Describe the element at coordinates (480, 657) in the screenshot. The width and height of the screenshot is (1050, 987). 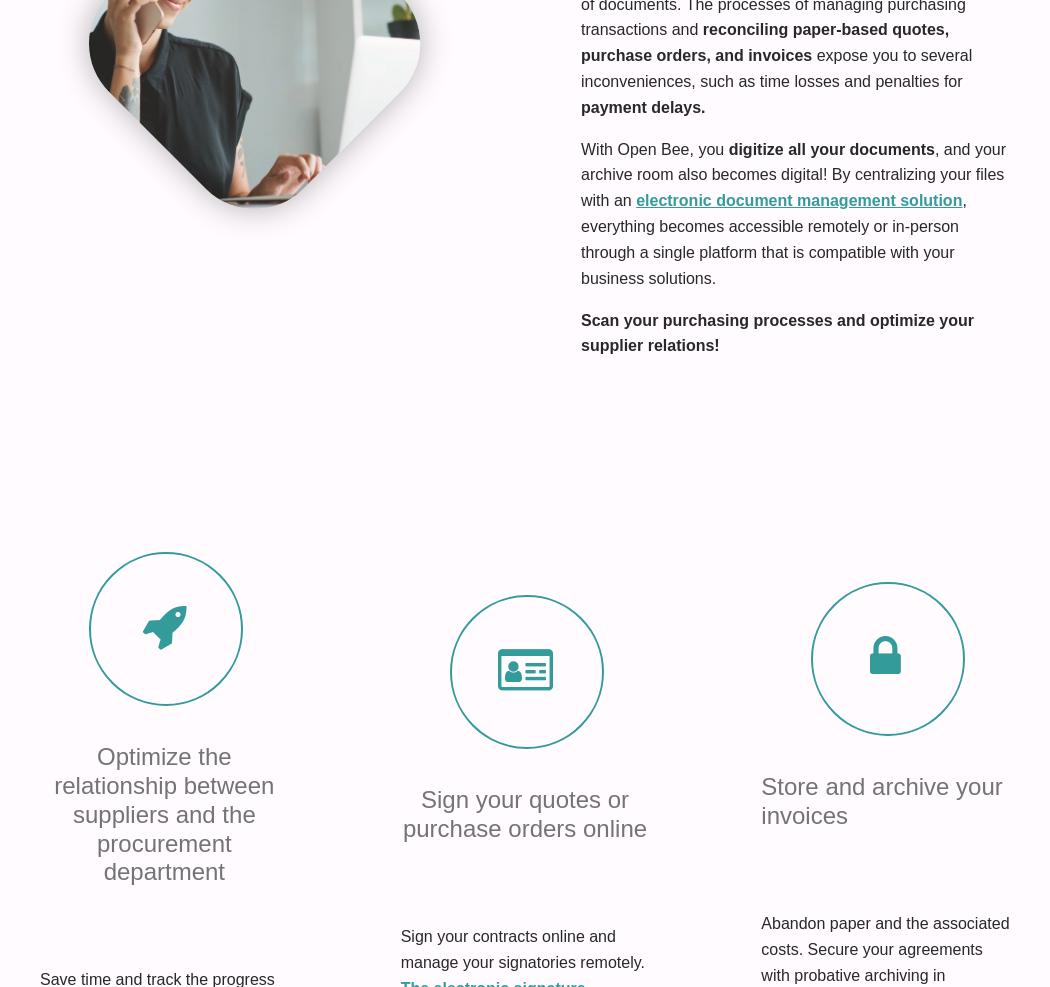
I see `'Terms of Use'` at that location.